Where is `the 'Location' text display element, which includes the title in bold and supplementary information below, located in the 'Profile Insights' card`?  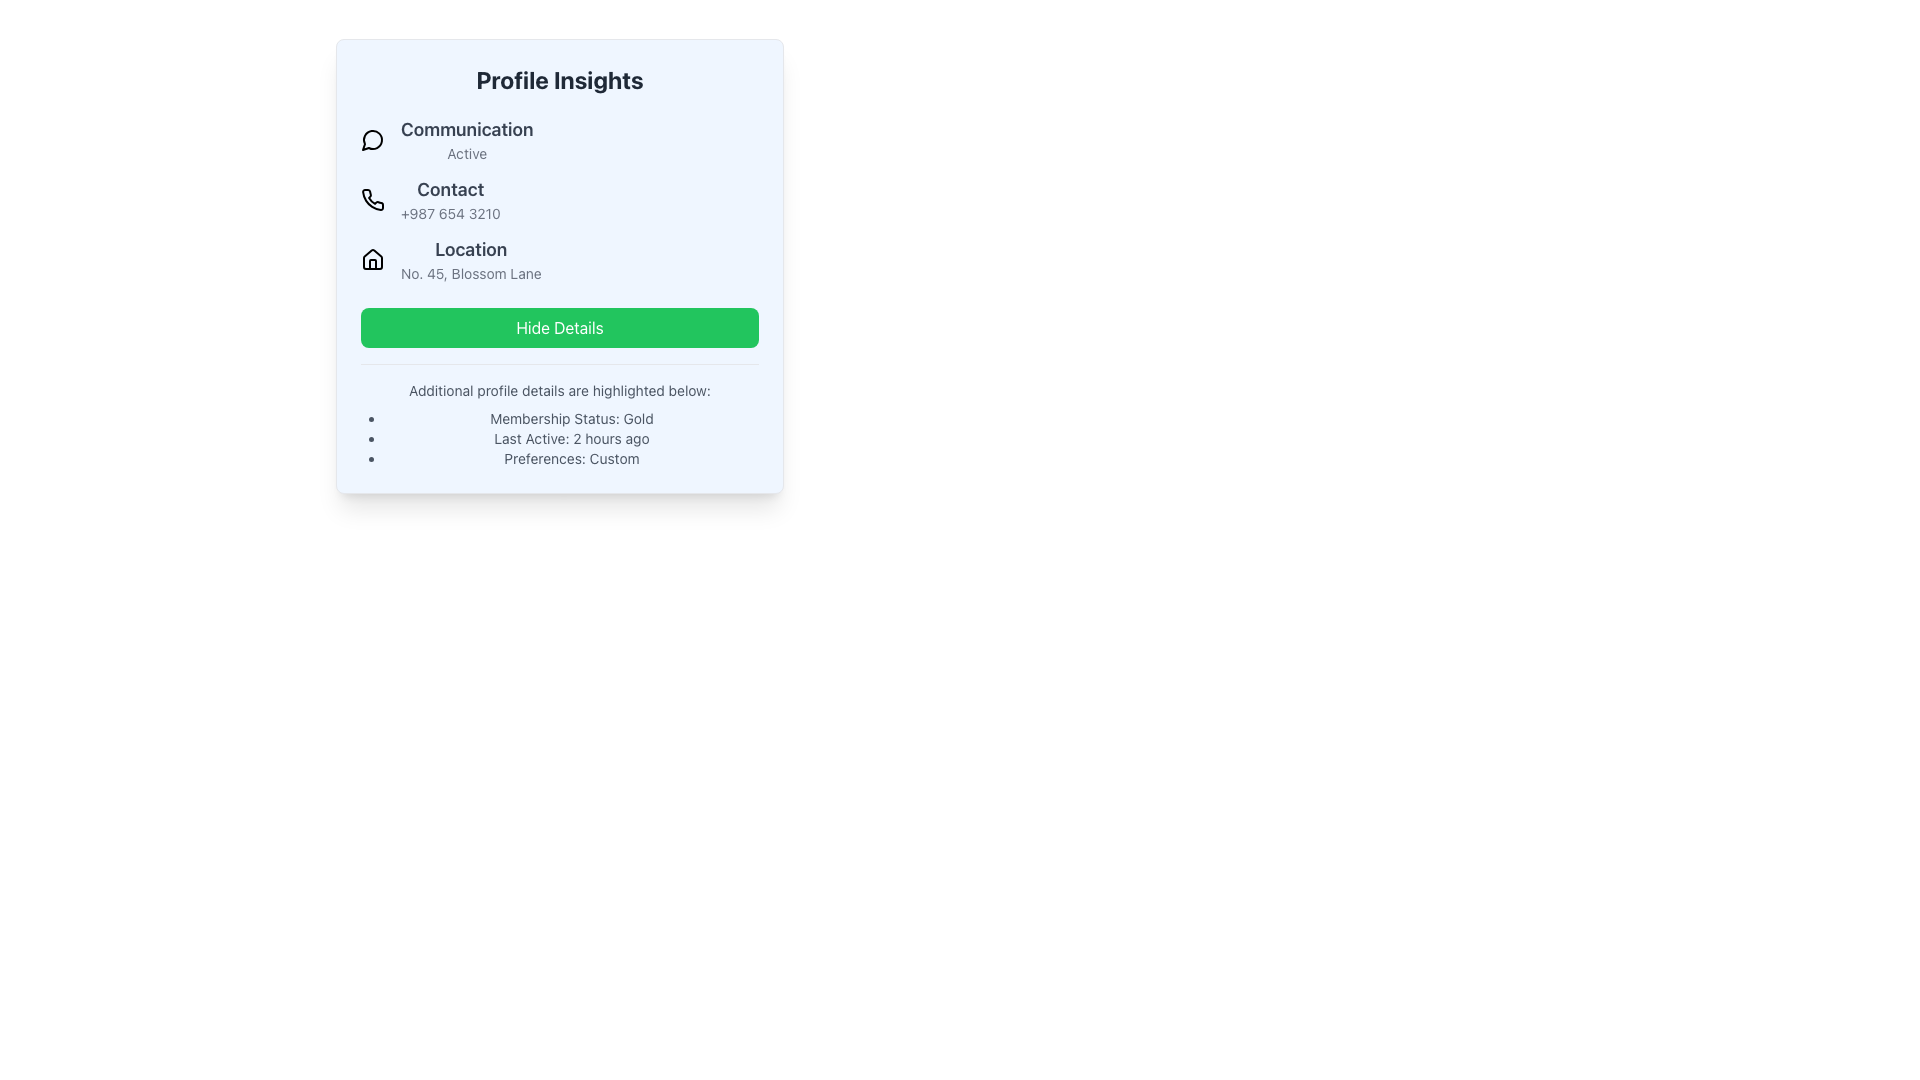
the 'Location' text display element, which includes the title in bold and supplementary information below, located in the 'Profile Insights' card is located at coordinates (470, 258).